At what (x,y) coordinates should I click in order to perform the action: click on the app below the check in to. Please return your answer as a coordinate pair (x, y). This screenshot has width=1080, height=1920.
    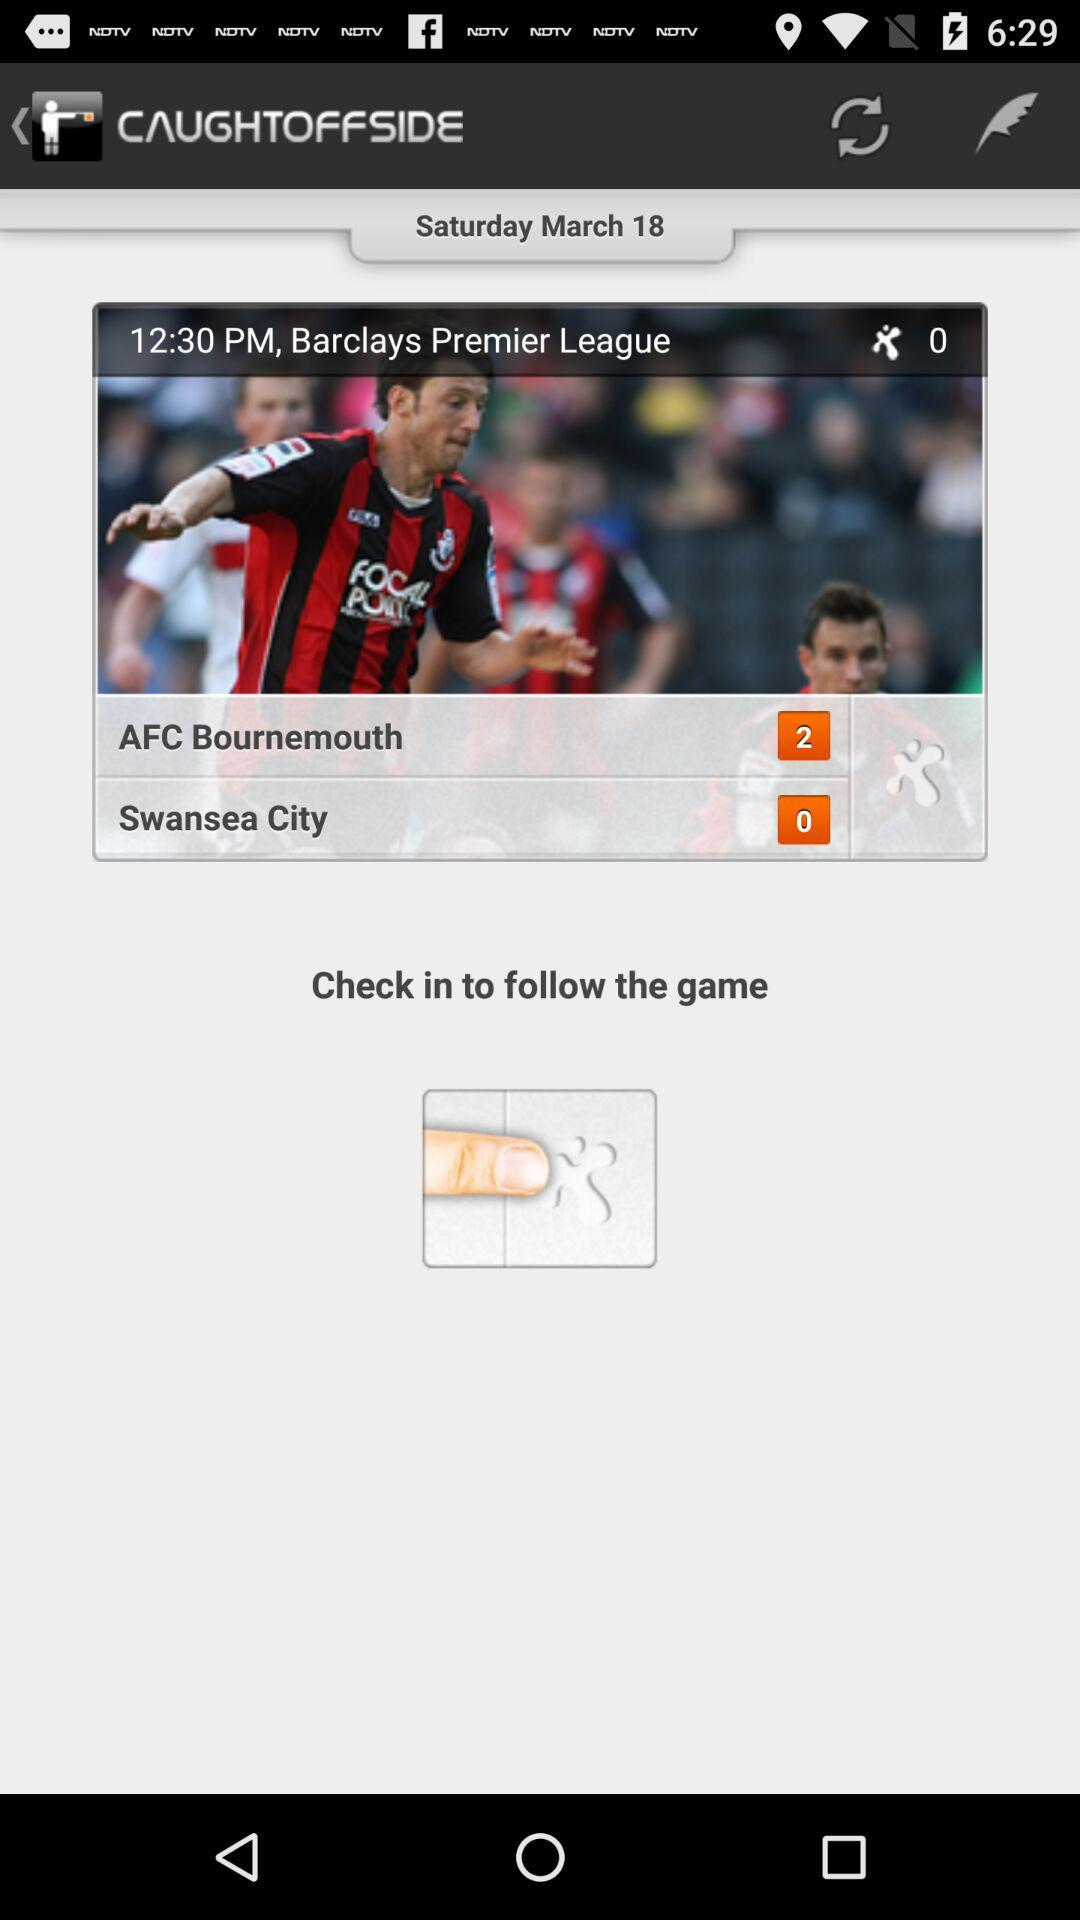
    Looking at the image, I should click on (538, 1178).